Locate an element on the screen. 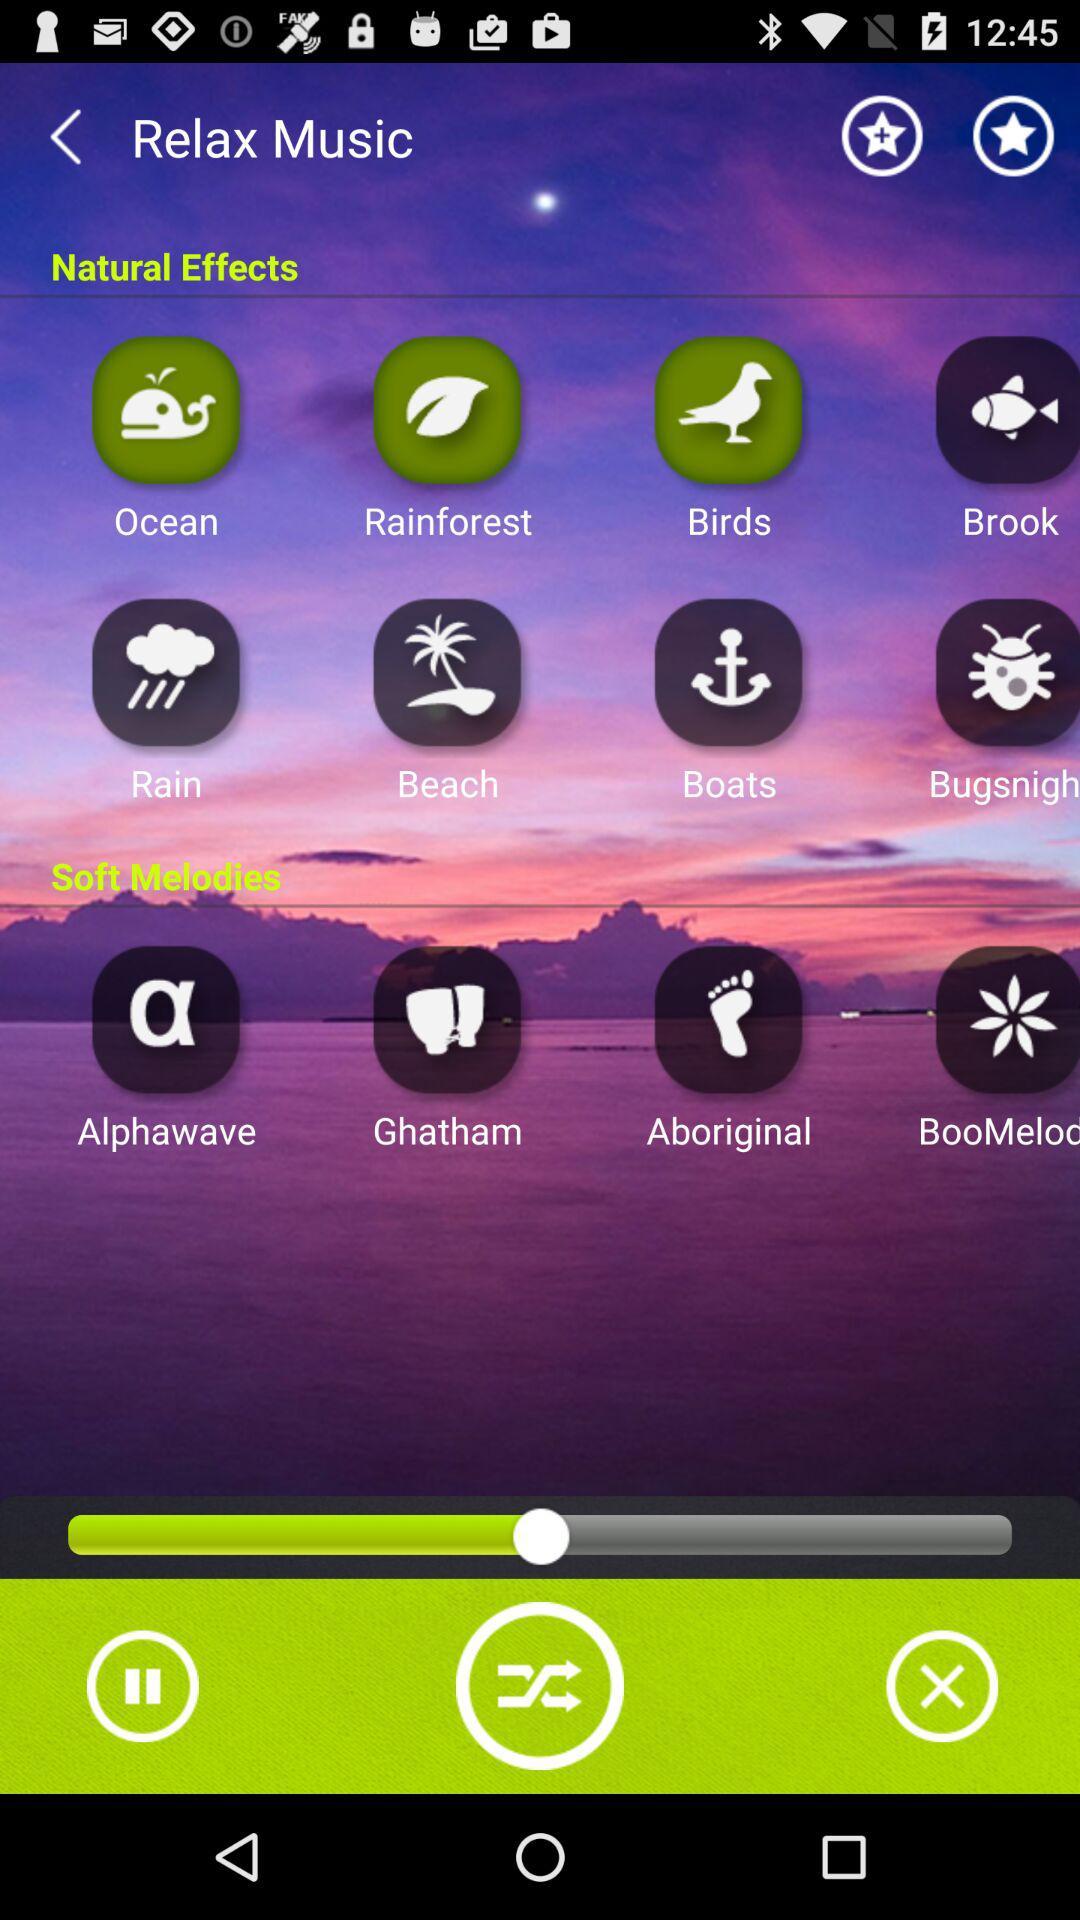 The width and height of the screenshot is (1080, 1920). aboriginal is located at coordinates (729, 1018).